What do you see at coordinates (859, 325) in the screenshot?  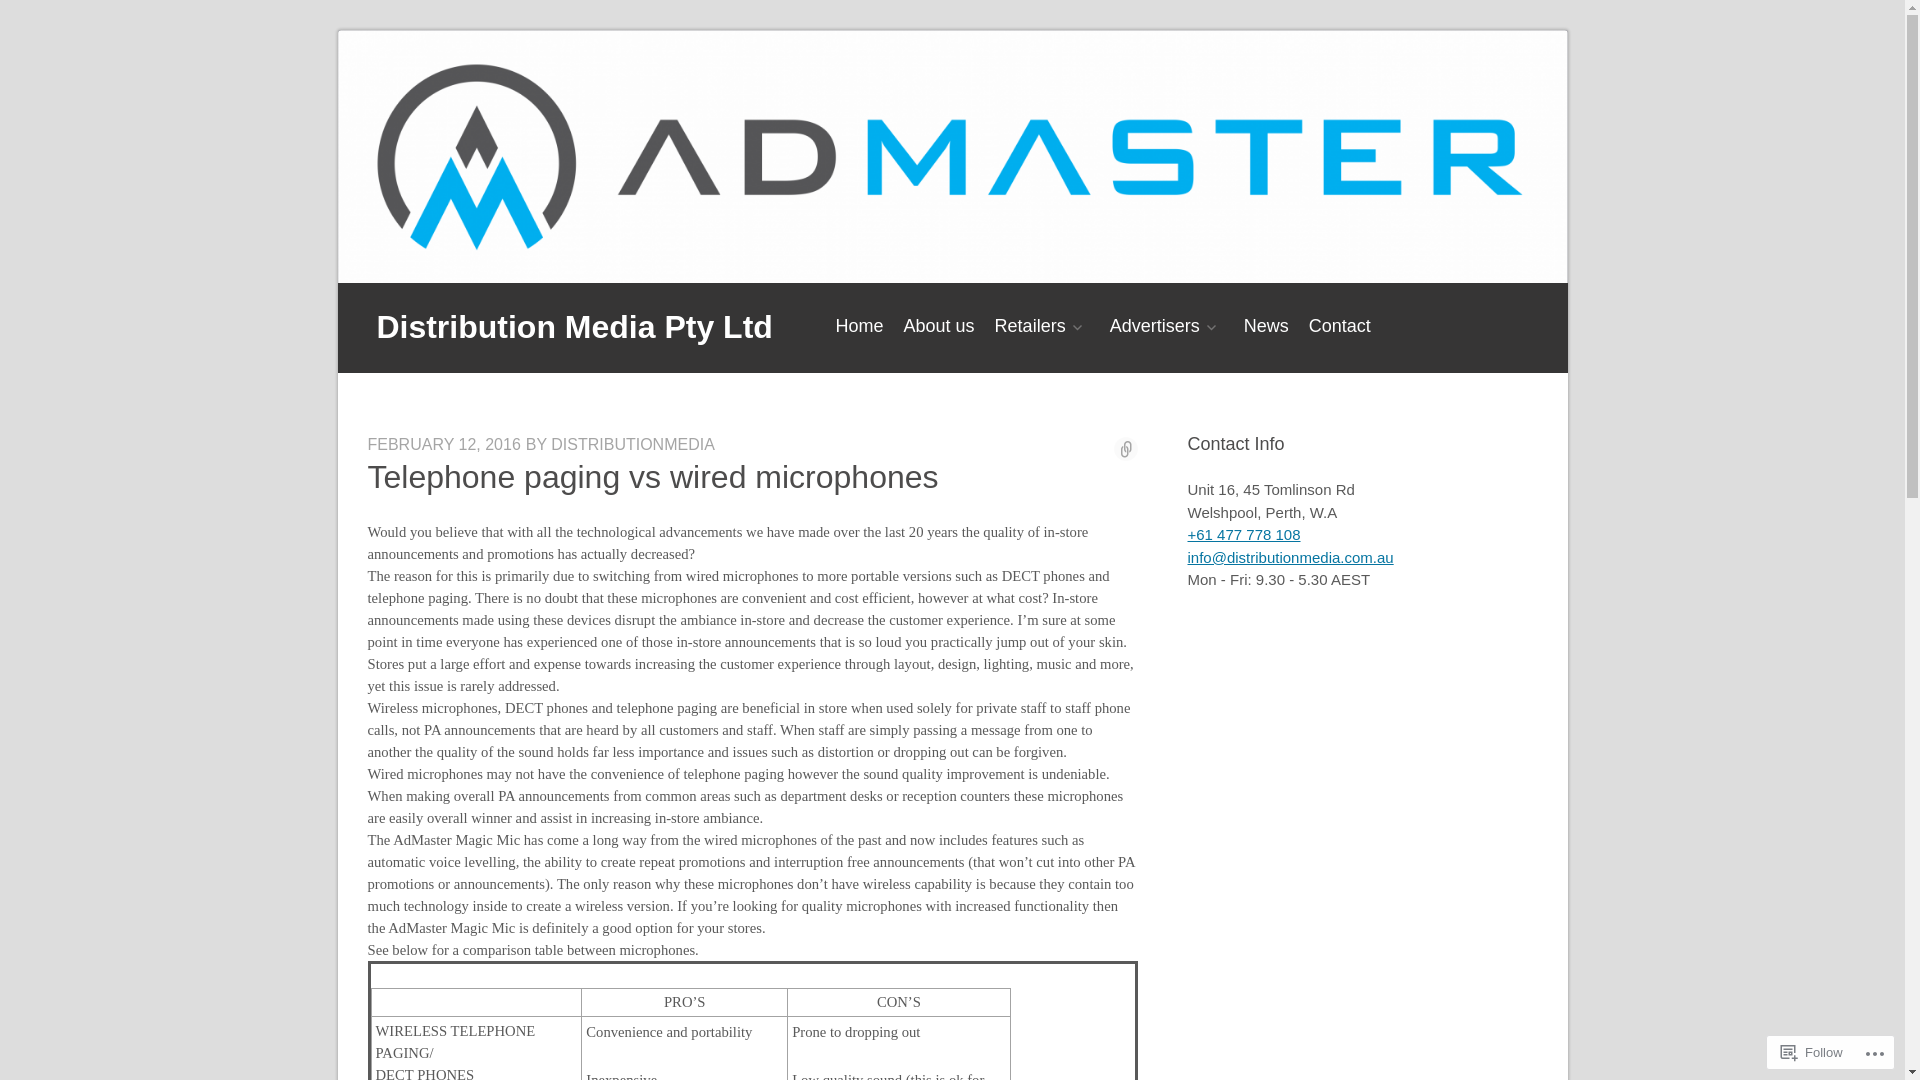 I see `'Home'` at bounding box center [859, 325].